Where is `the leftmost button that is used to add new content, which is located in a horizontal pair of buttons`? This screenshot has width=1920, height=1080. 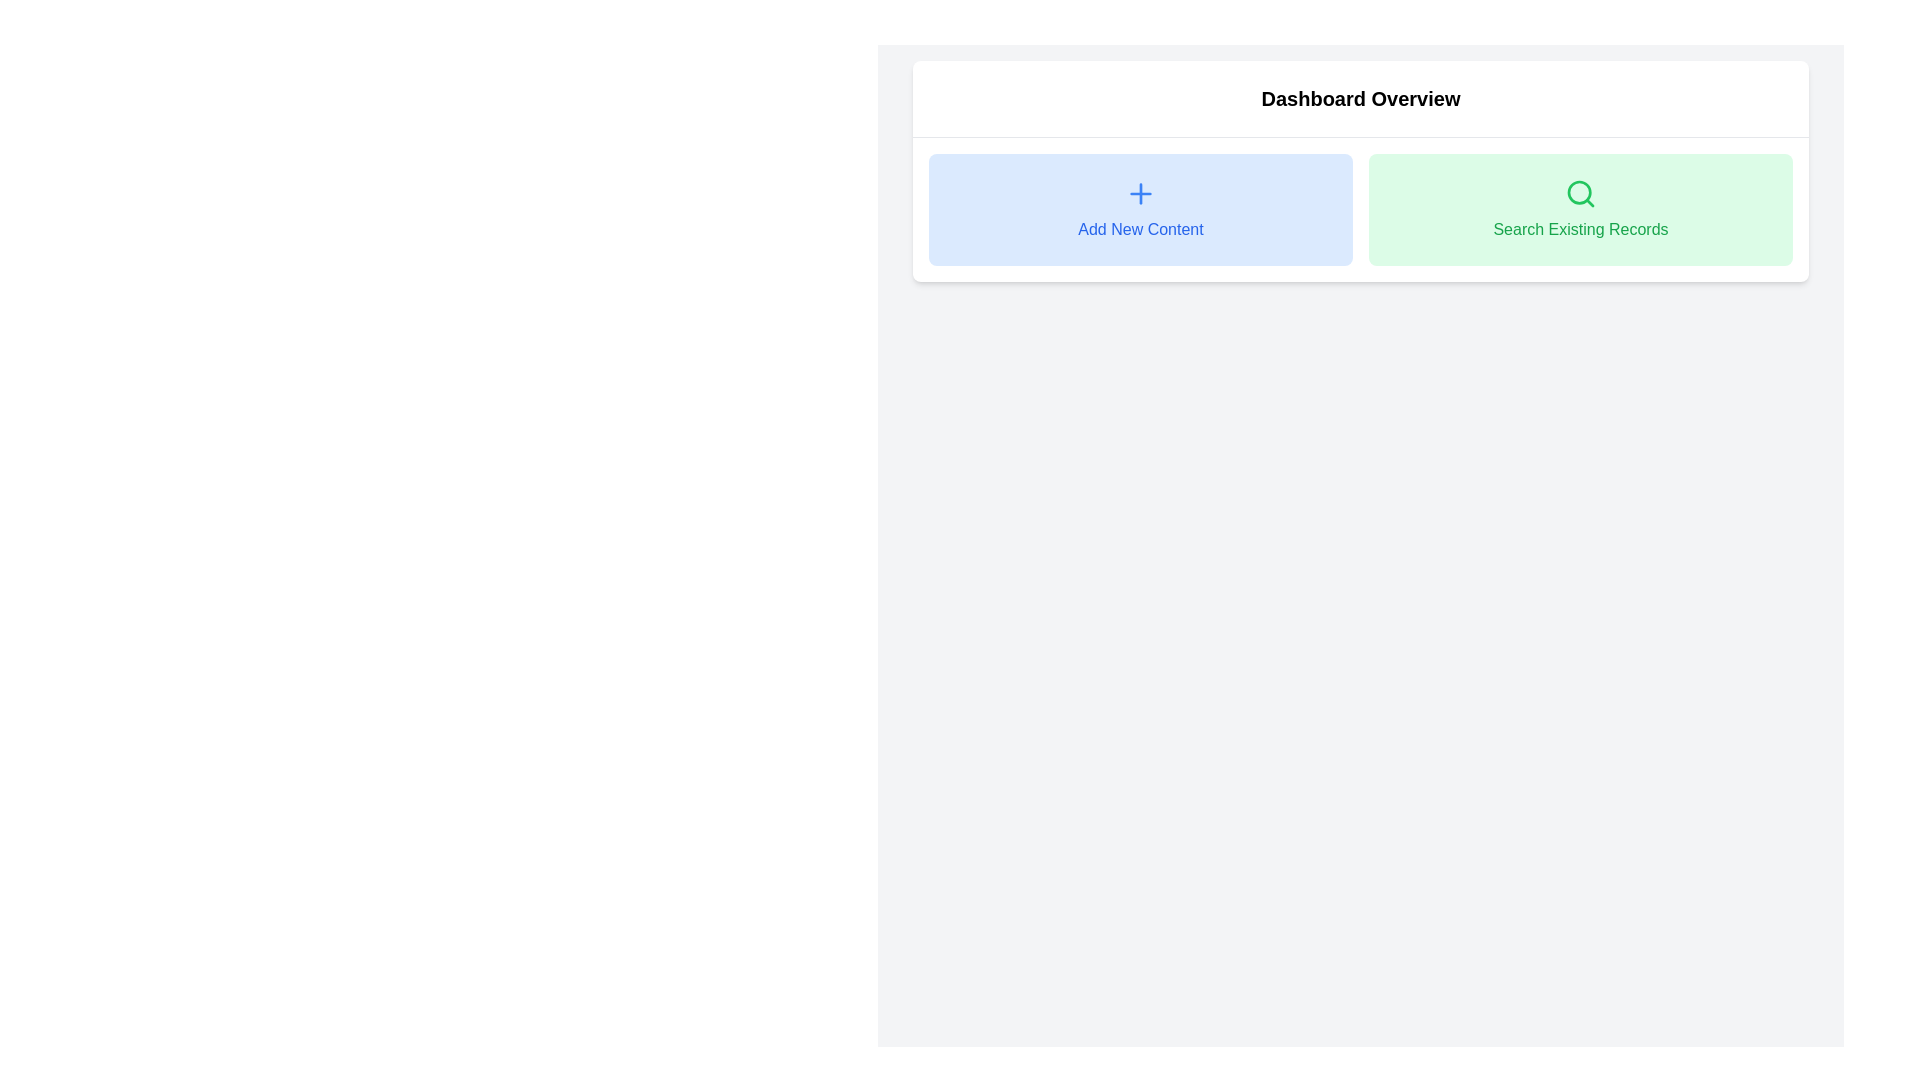
the leftmost button that is used to add new content, which is located in a horizontal pair of buttons is located at coordinates (1141, 209).